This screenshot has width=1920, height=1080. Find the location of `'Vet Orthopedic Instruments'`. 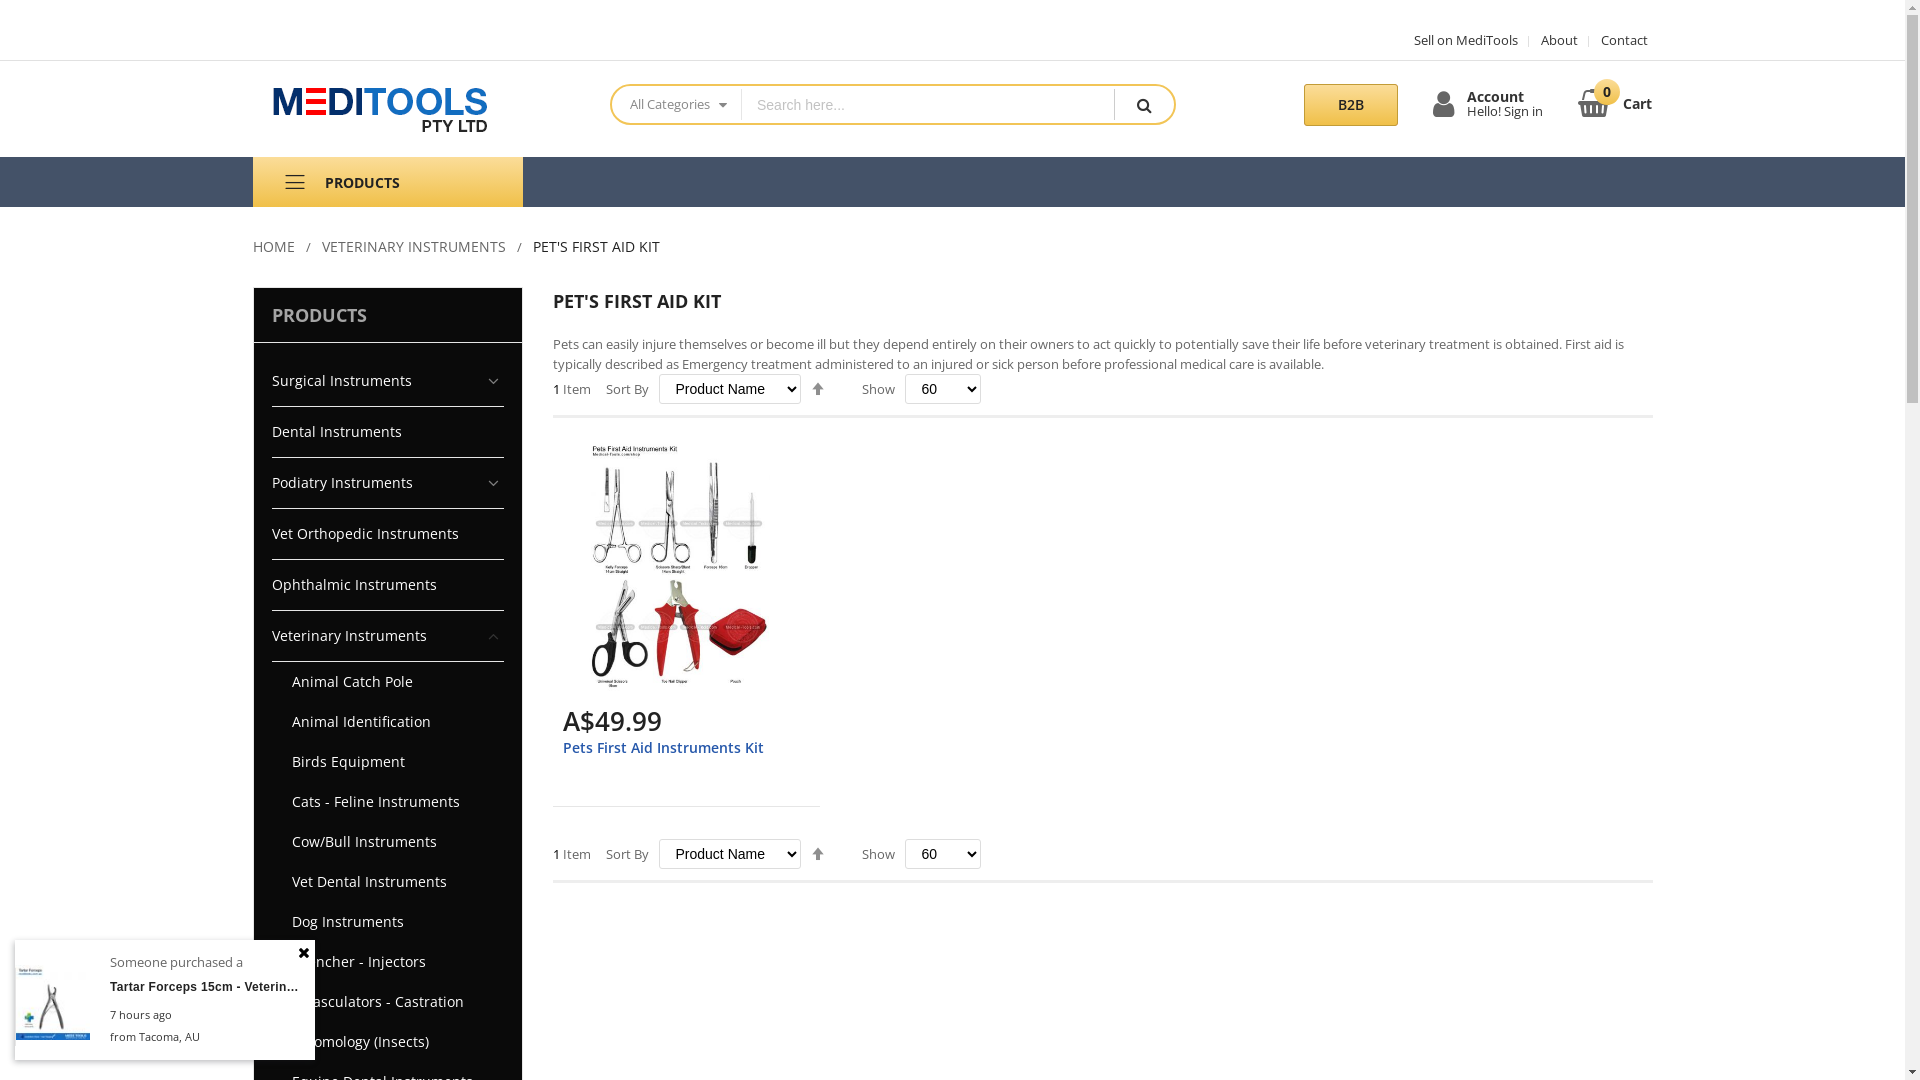

'Vet Orthopedic Instruments' is located at coordinates (388, 533).